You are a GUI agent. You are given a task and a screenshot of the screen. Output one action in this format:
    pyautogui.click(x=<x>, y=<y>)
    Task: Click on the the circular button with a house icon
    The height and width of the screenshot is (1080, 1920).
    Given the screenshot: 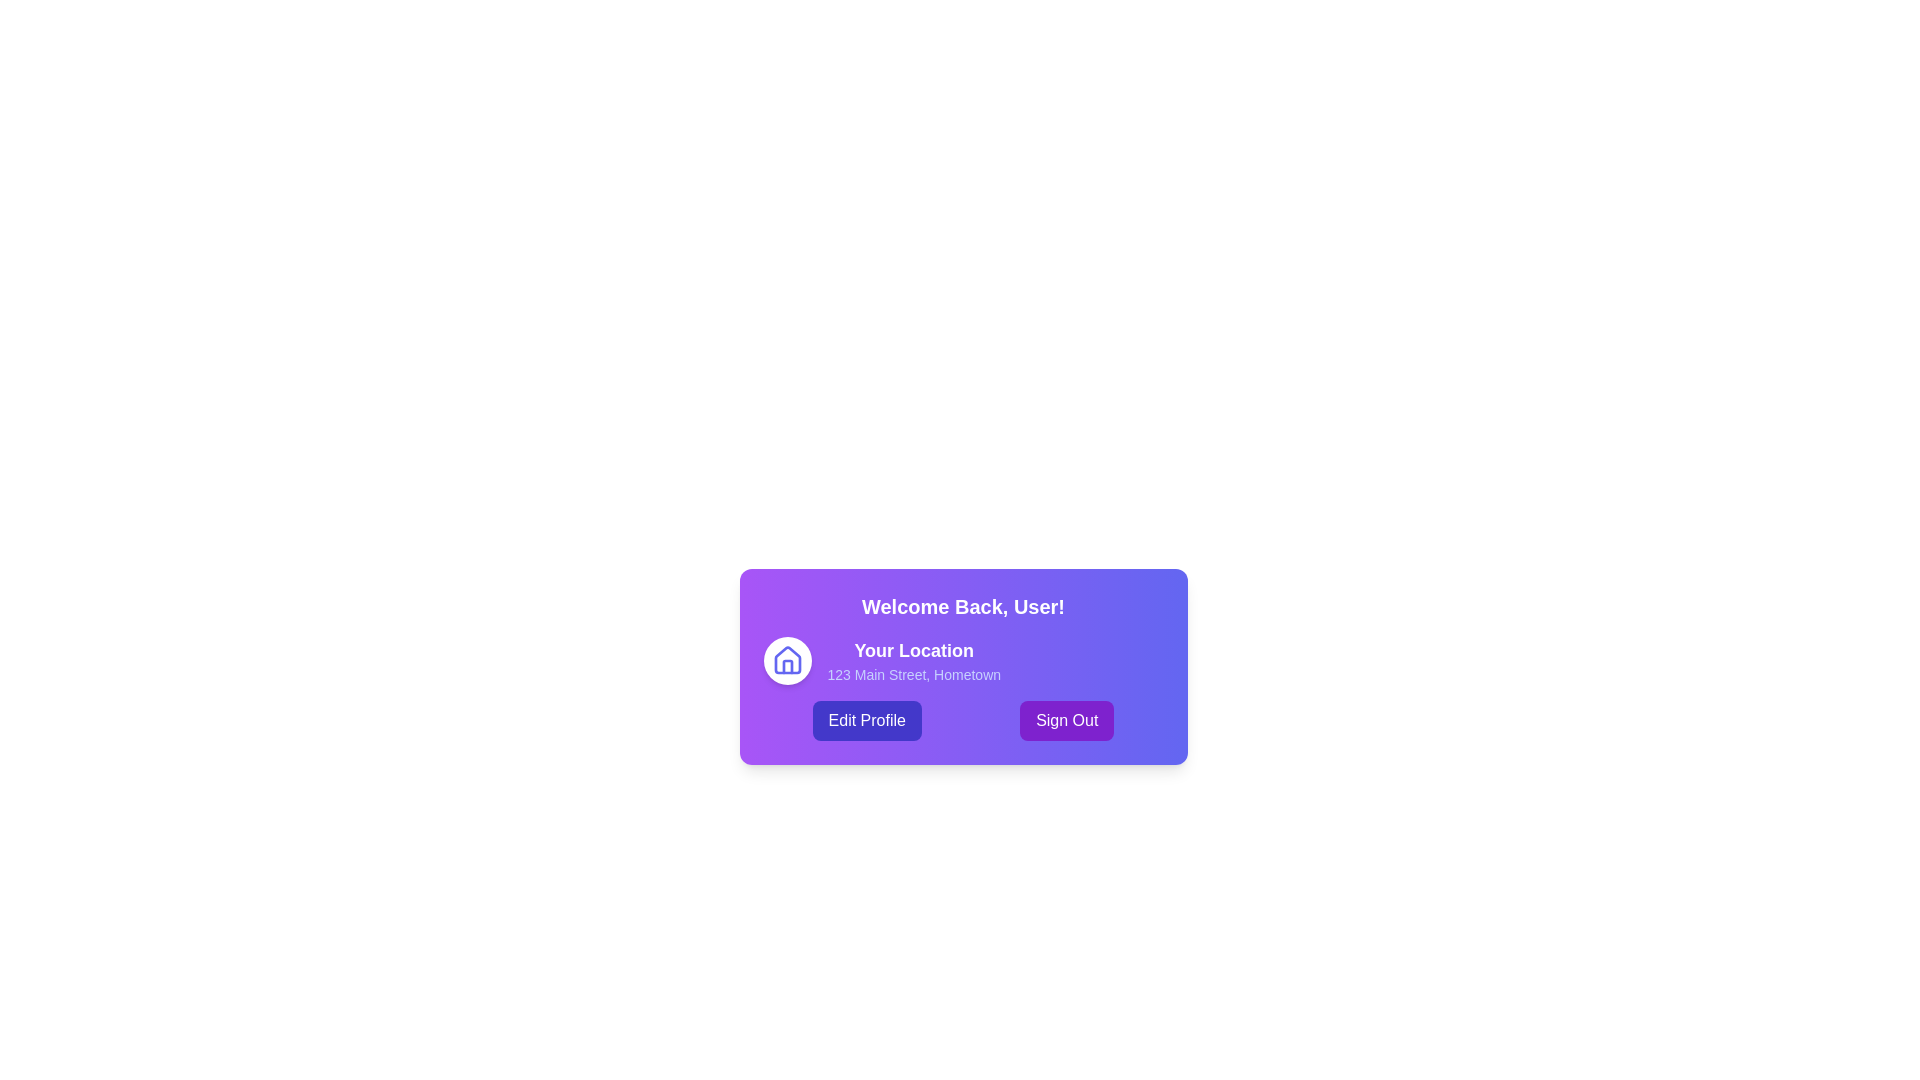 What is the action you would take?
    pyautogui.click(x=786, y=660)
    